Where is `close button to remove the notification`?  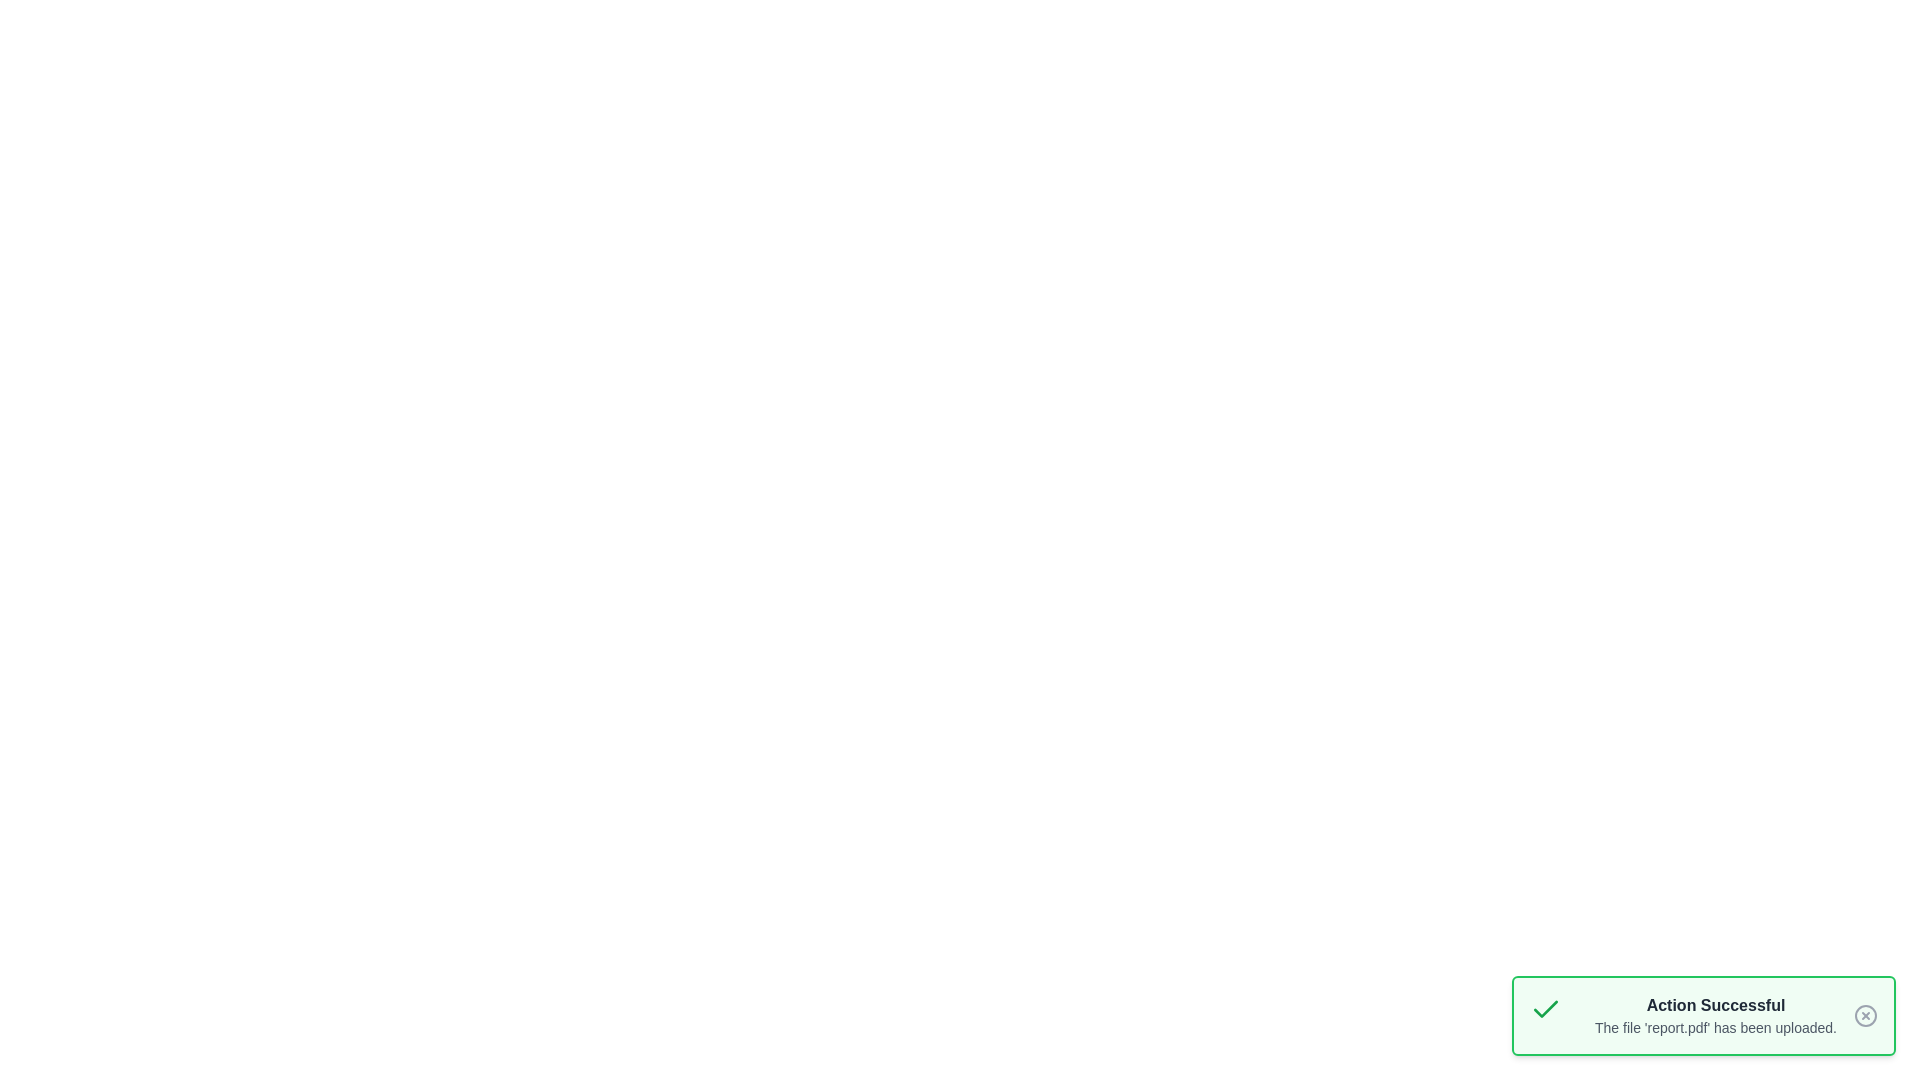
close button to remove the notification is located at coordinates (1865, 1015).